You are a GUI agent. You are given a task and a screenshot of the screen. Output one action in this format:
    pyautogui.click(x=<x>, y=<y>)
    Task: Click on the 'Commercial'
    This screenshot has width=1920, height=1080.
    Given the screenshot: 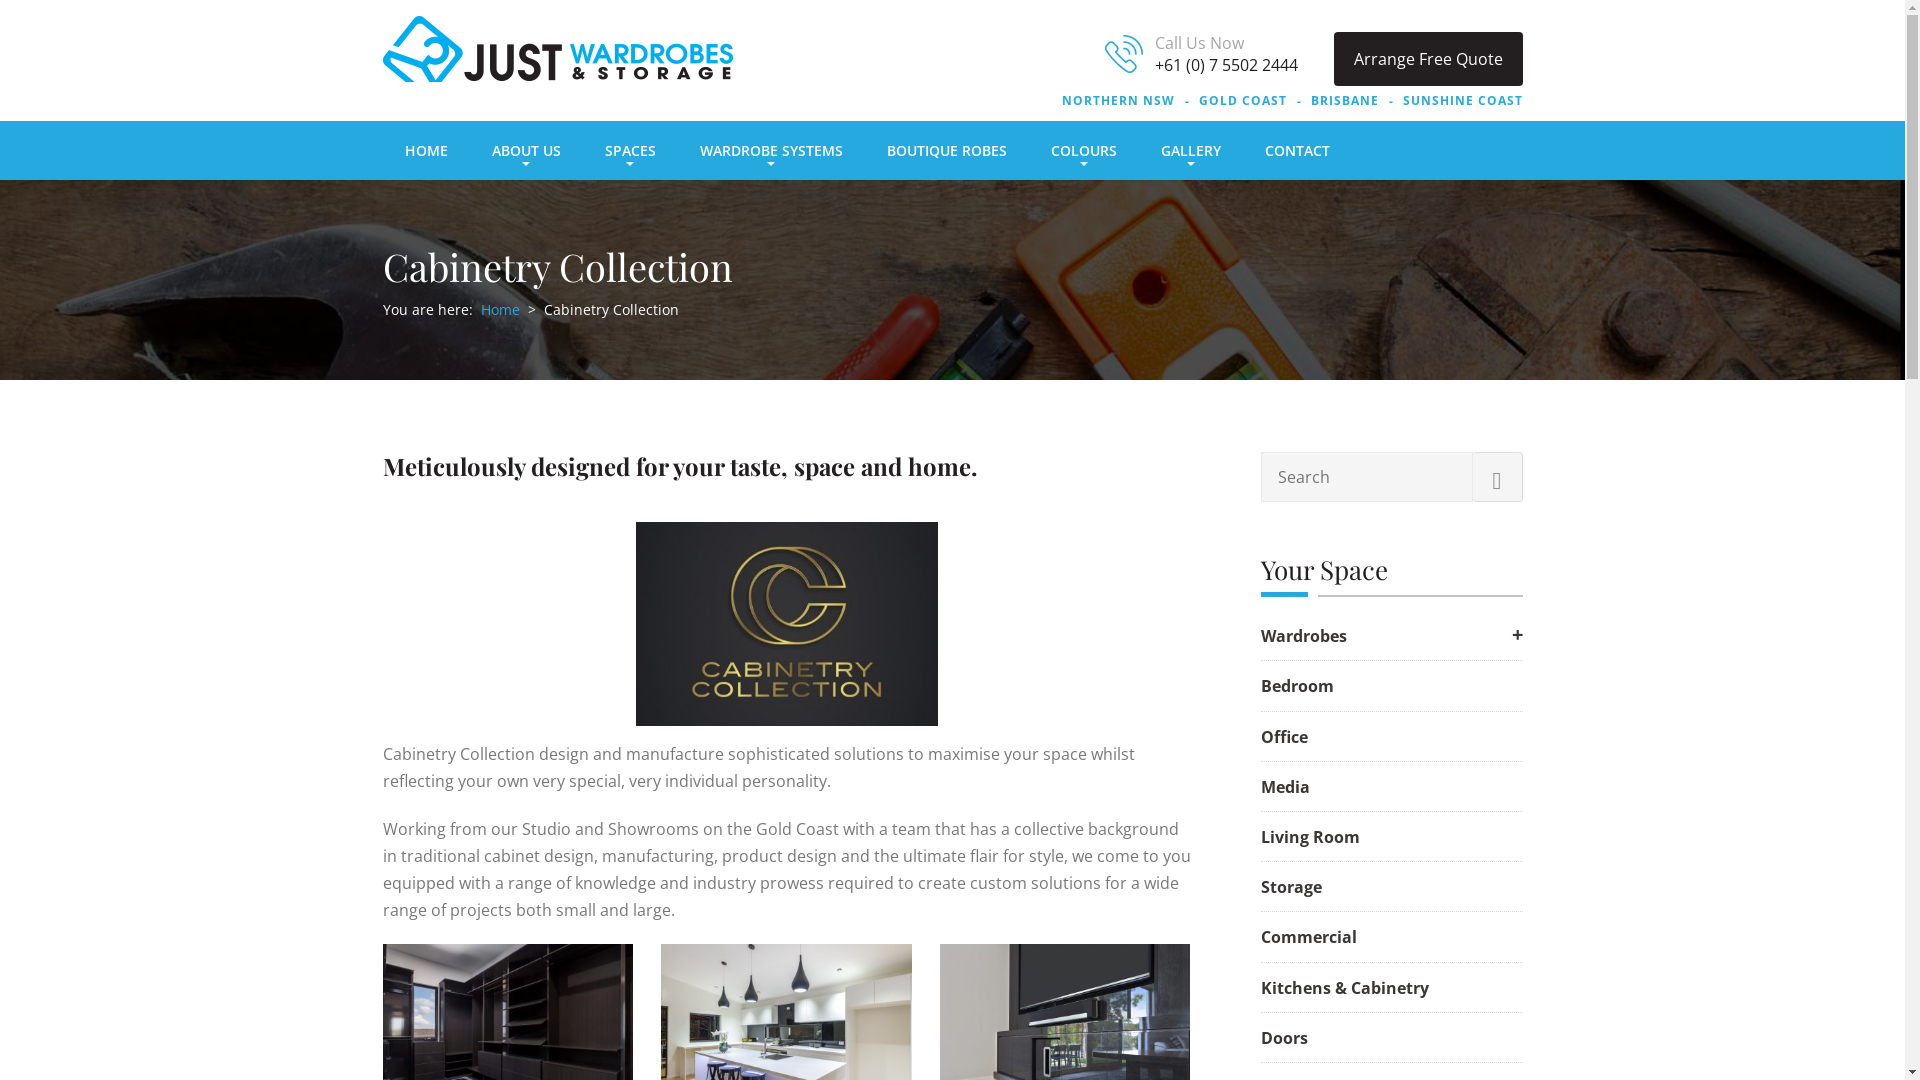 What is the action you would take?
    pyautogui.click(x=1390, y=937)
    